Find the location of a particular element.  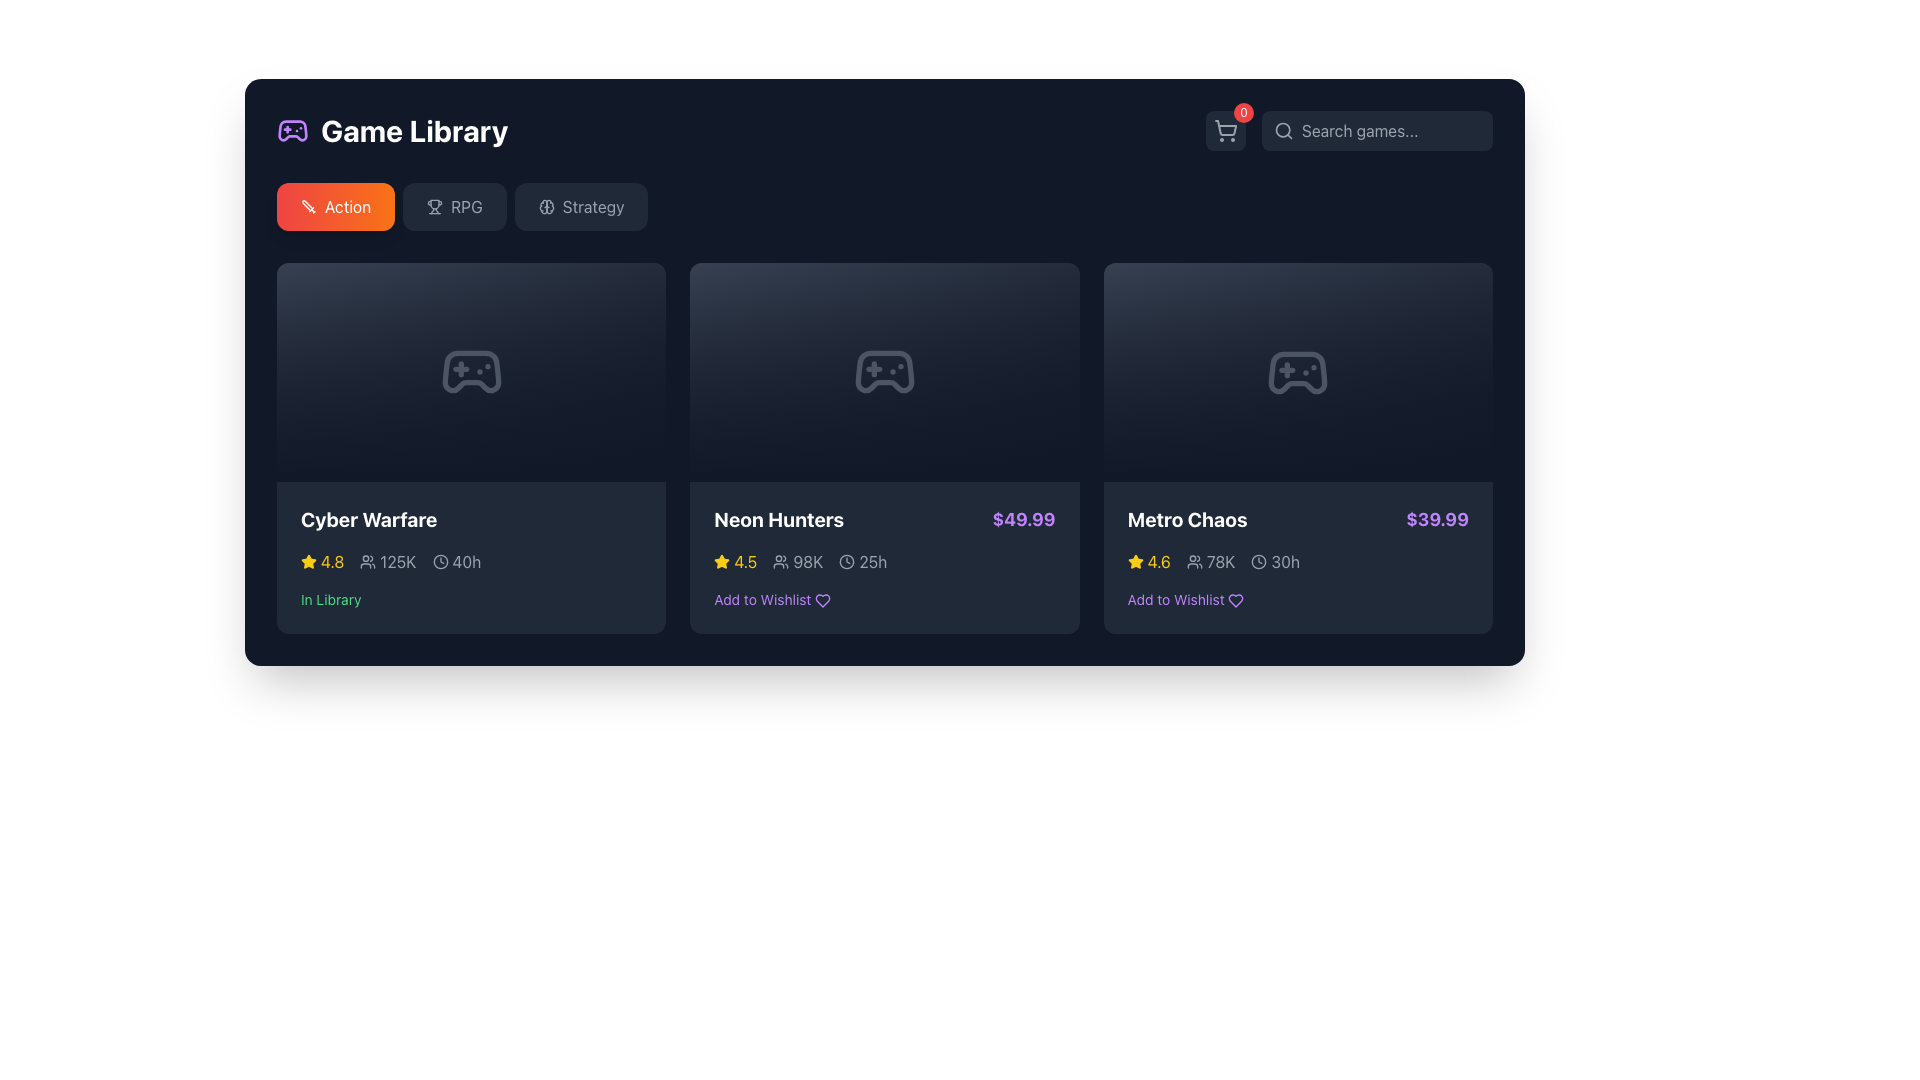

the small clock icon, which features a circular outline and clock hands, located to the left of the text '40h' in the Cyber Warfare game information card is located at coordinates (439, 562).